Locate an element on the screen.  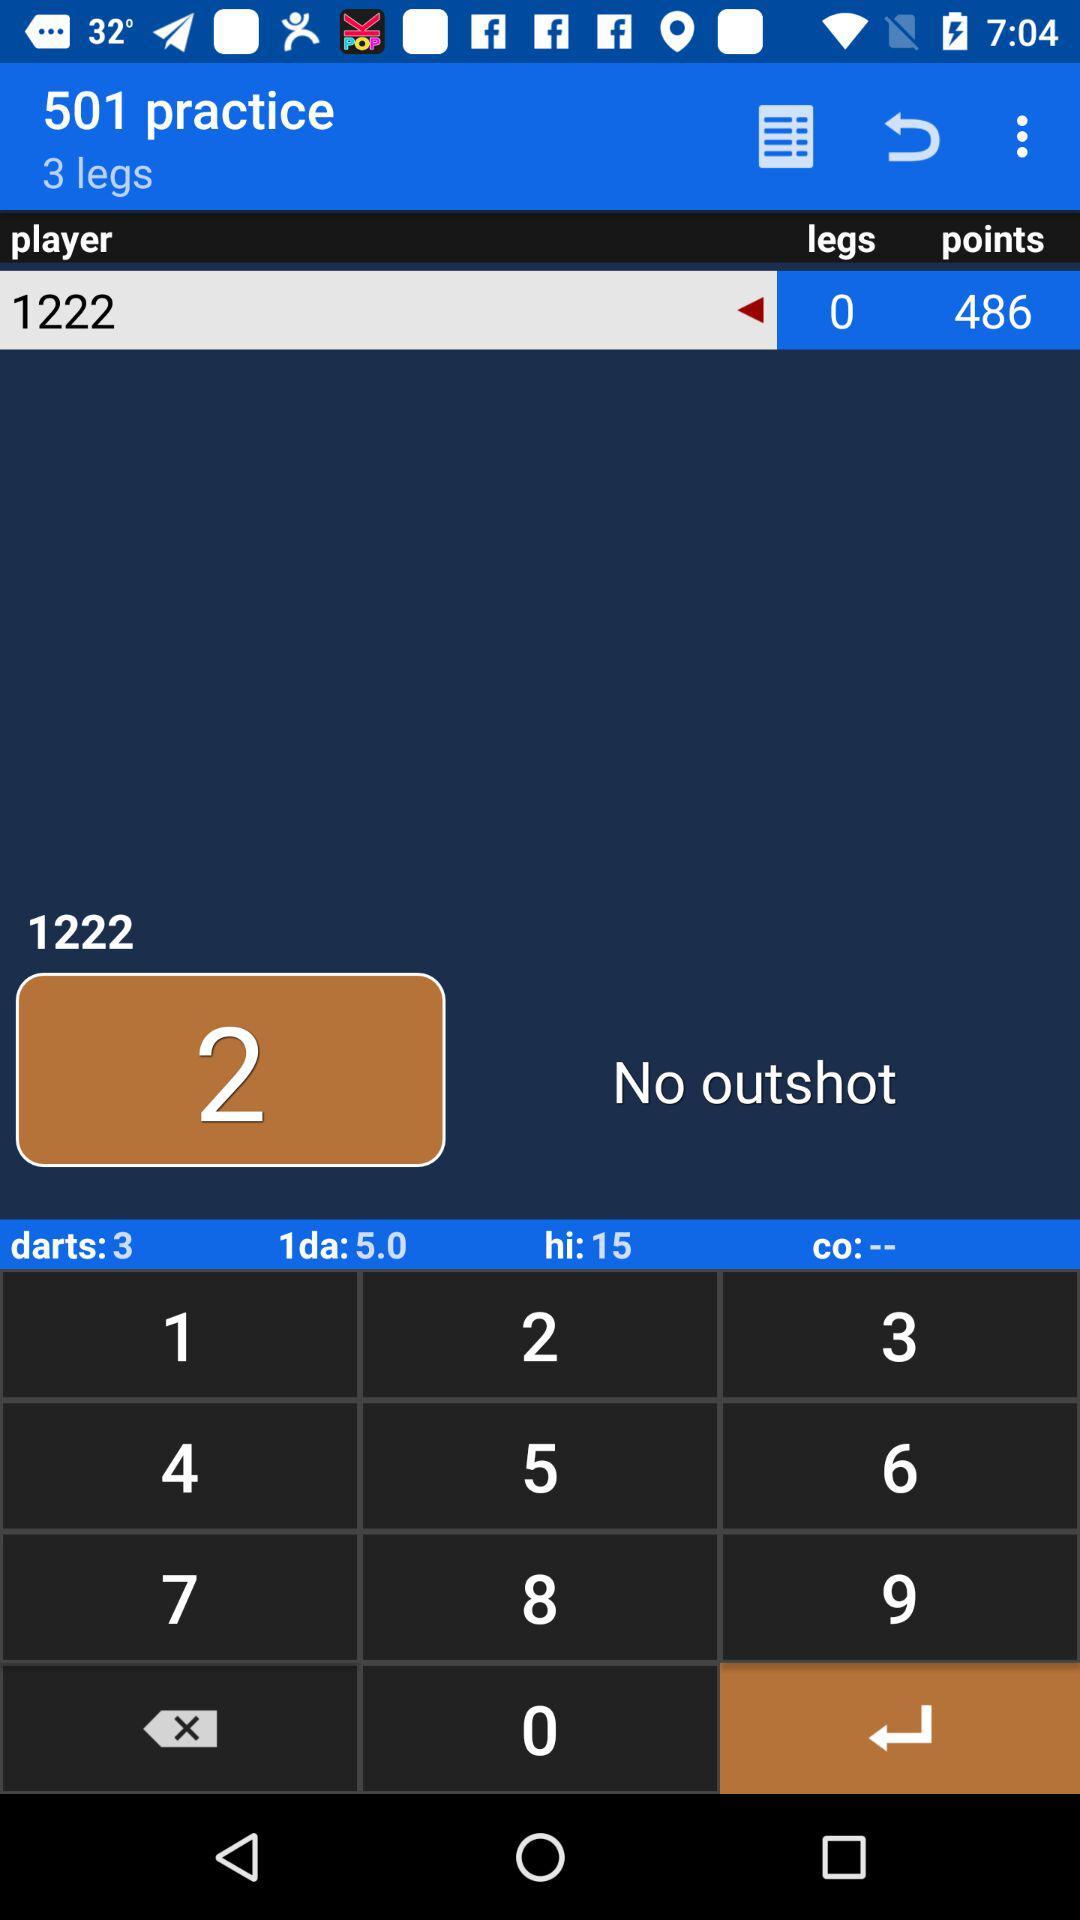
enter is located at coordinates (898, 1727).